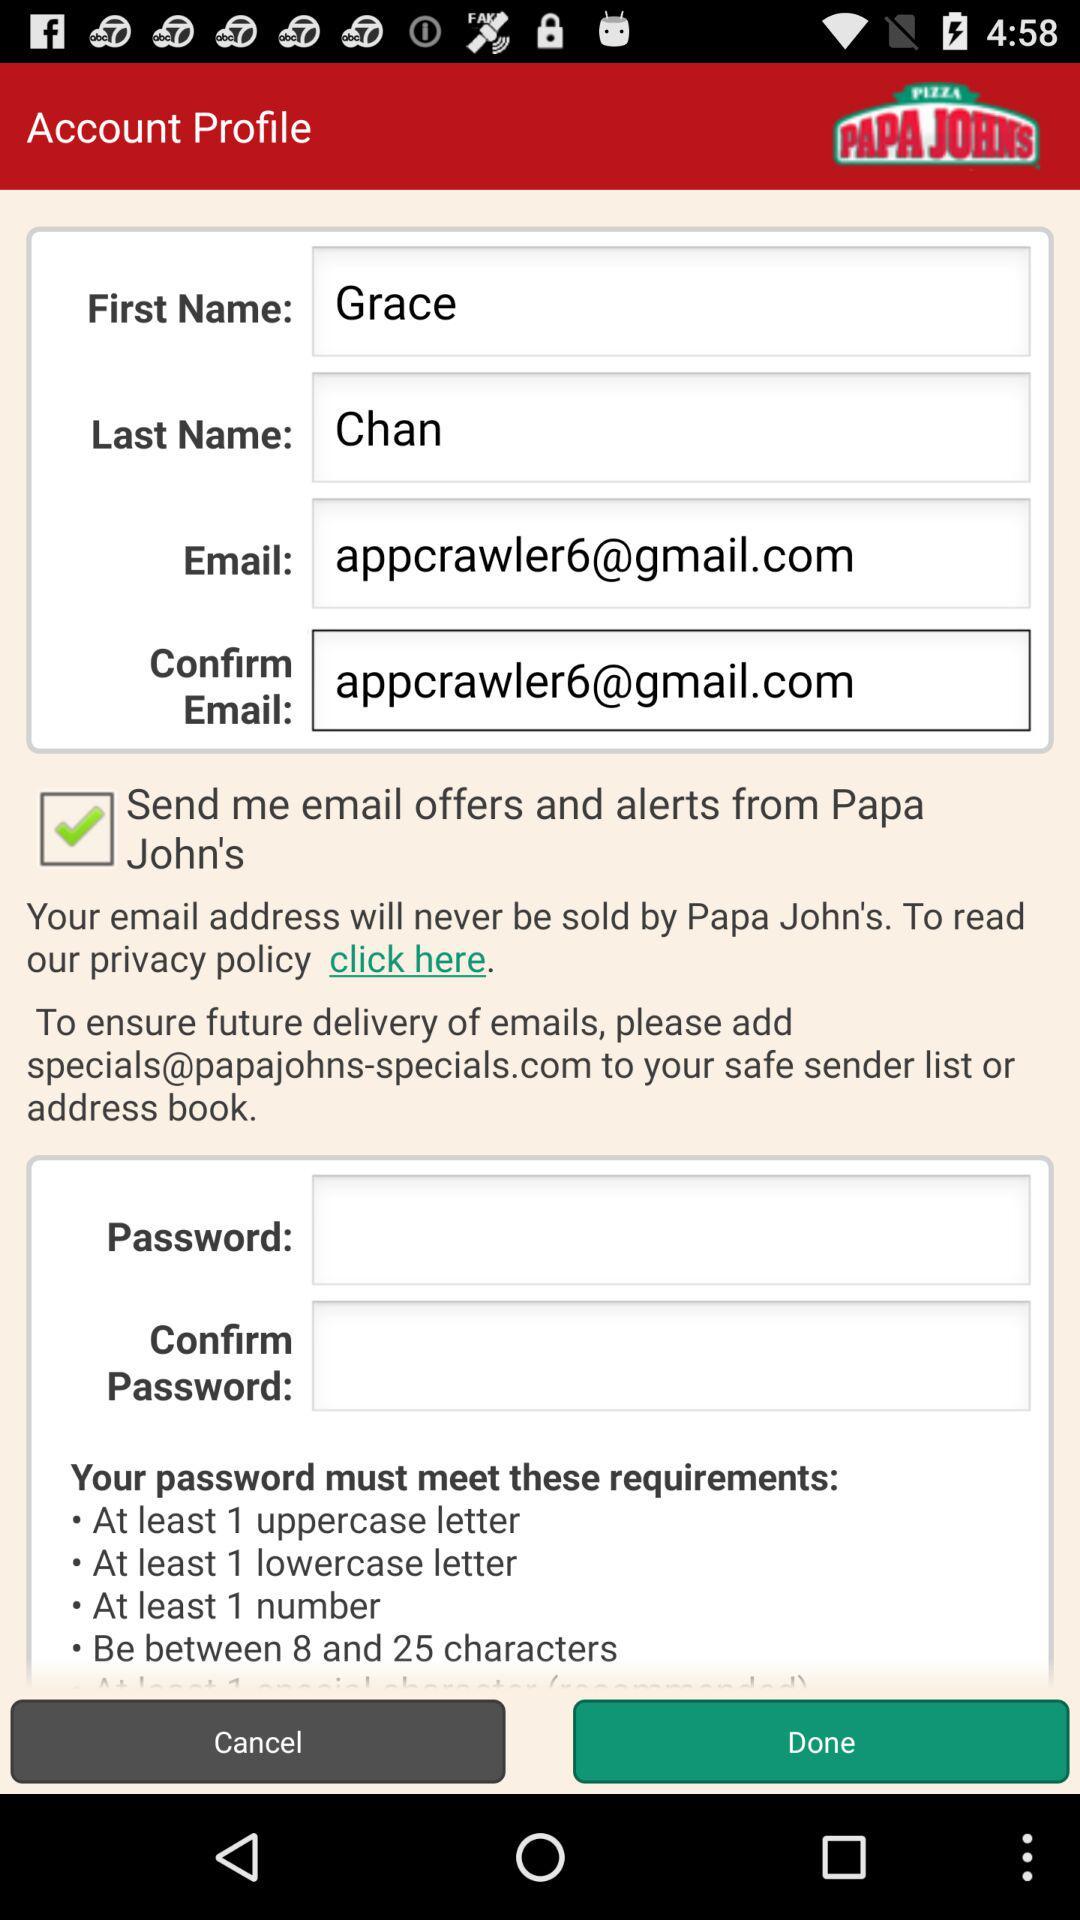  What do you see at coordinates (257, 1740) in the screenshot?
I see `cancel button` at bounding box center [257, 1740].